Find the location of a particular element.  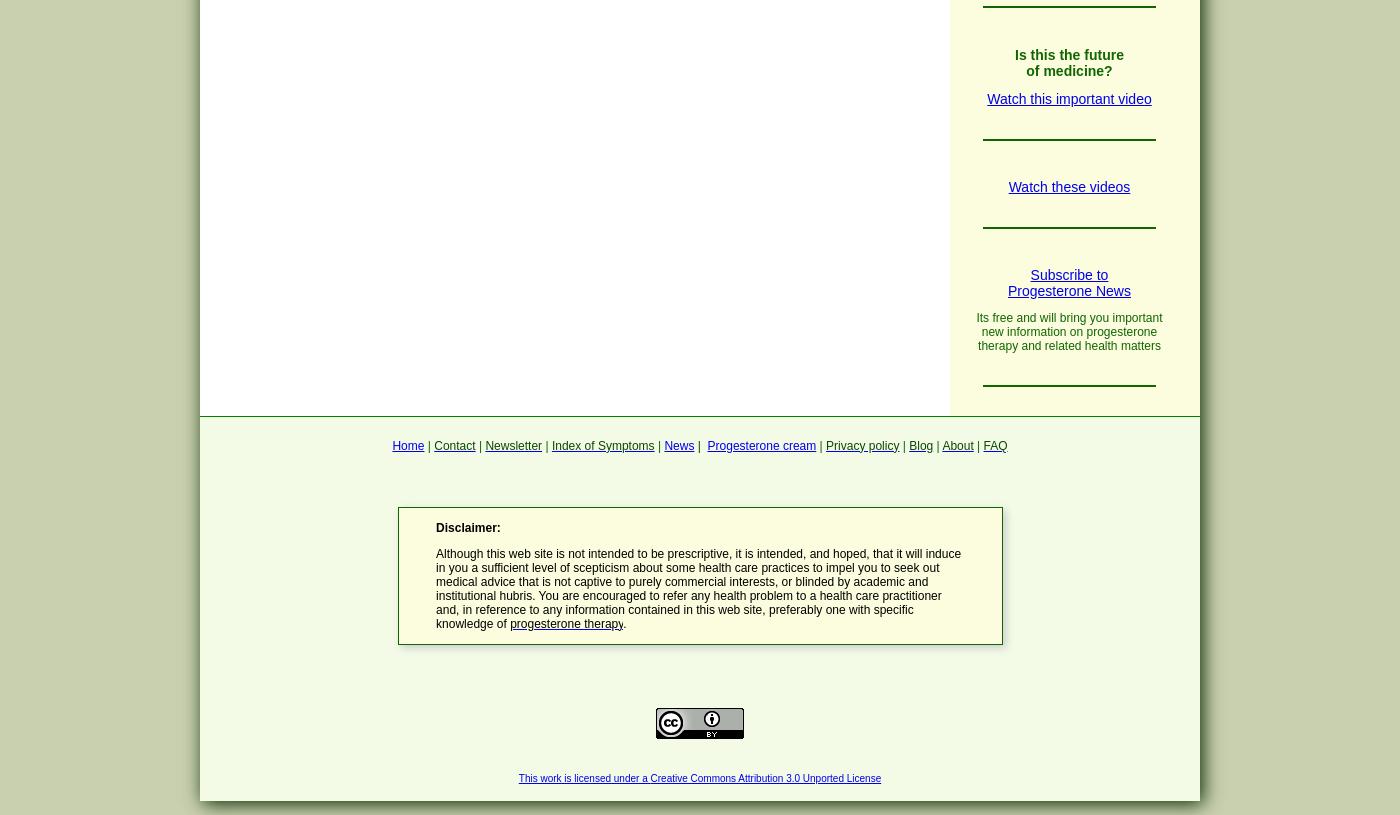

'Home' is located at coordinates (407, 444).